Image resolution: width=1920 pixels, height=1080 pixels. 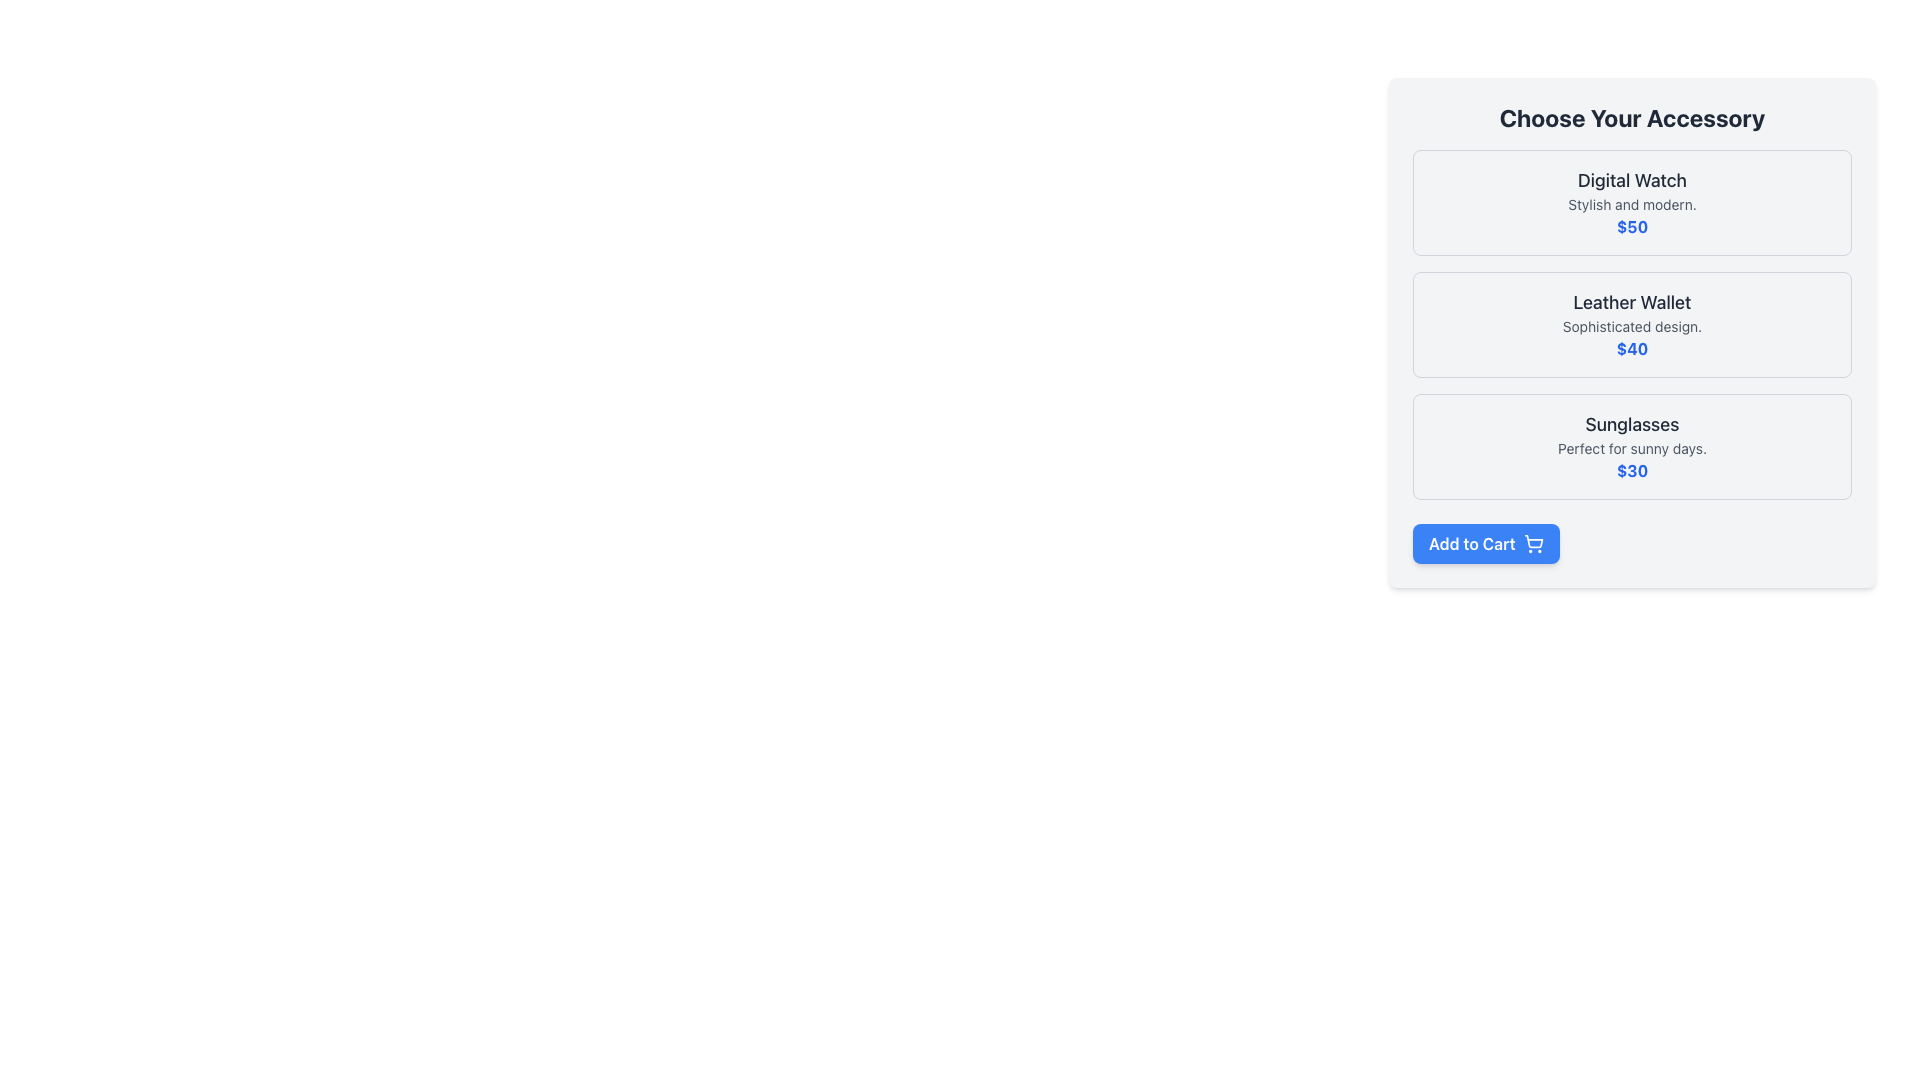 I want to click on the Text Label that identifies the product name 'Sunglasses', located between the 'Leather Wallet' card and the 'Add to Cart' button in the accessory selection panel, so click(x=1632, y=423).